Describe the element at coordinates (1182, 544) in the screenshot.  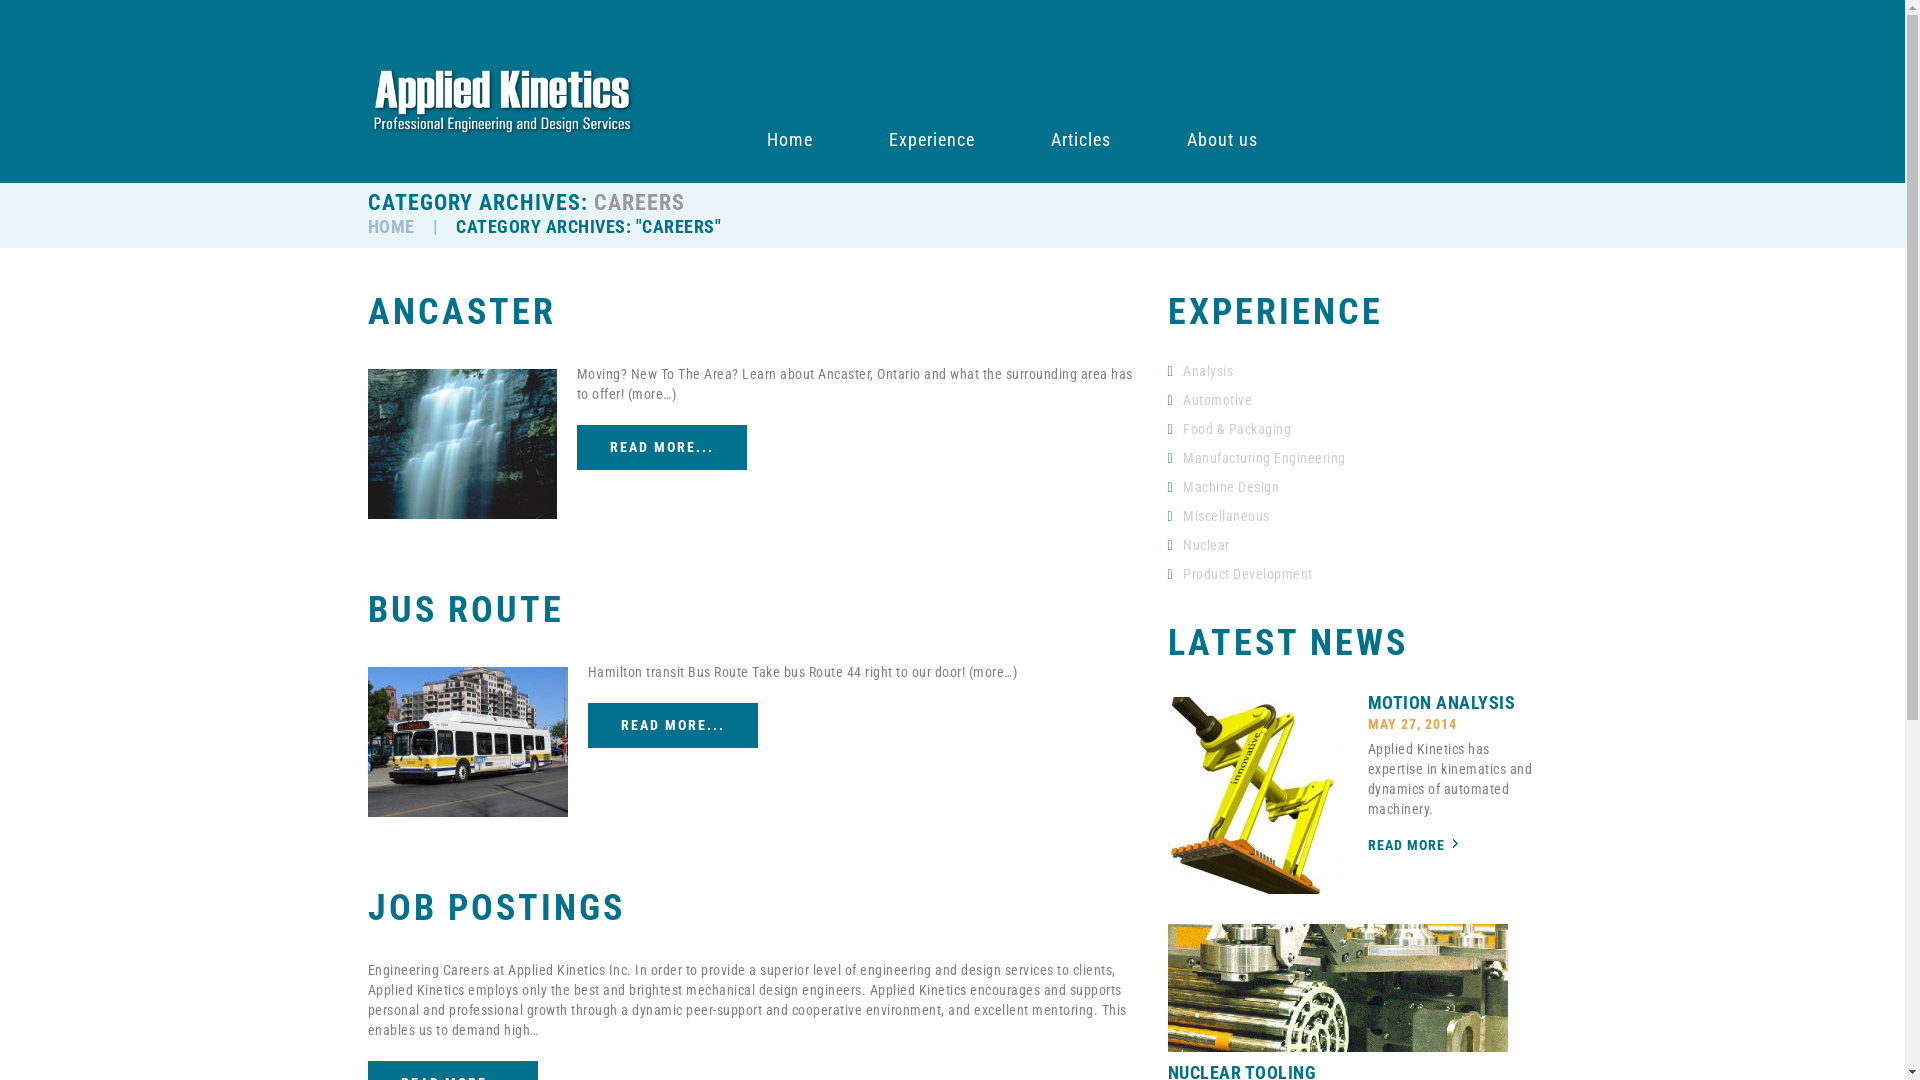
I see `'Nuclear'` at that location.